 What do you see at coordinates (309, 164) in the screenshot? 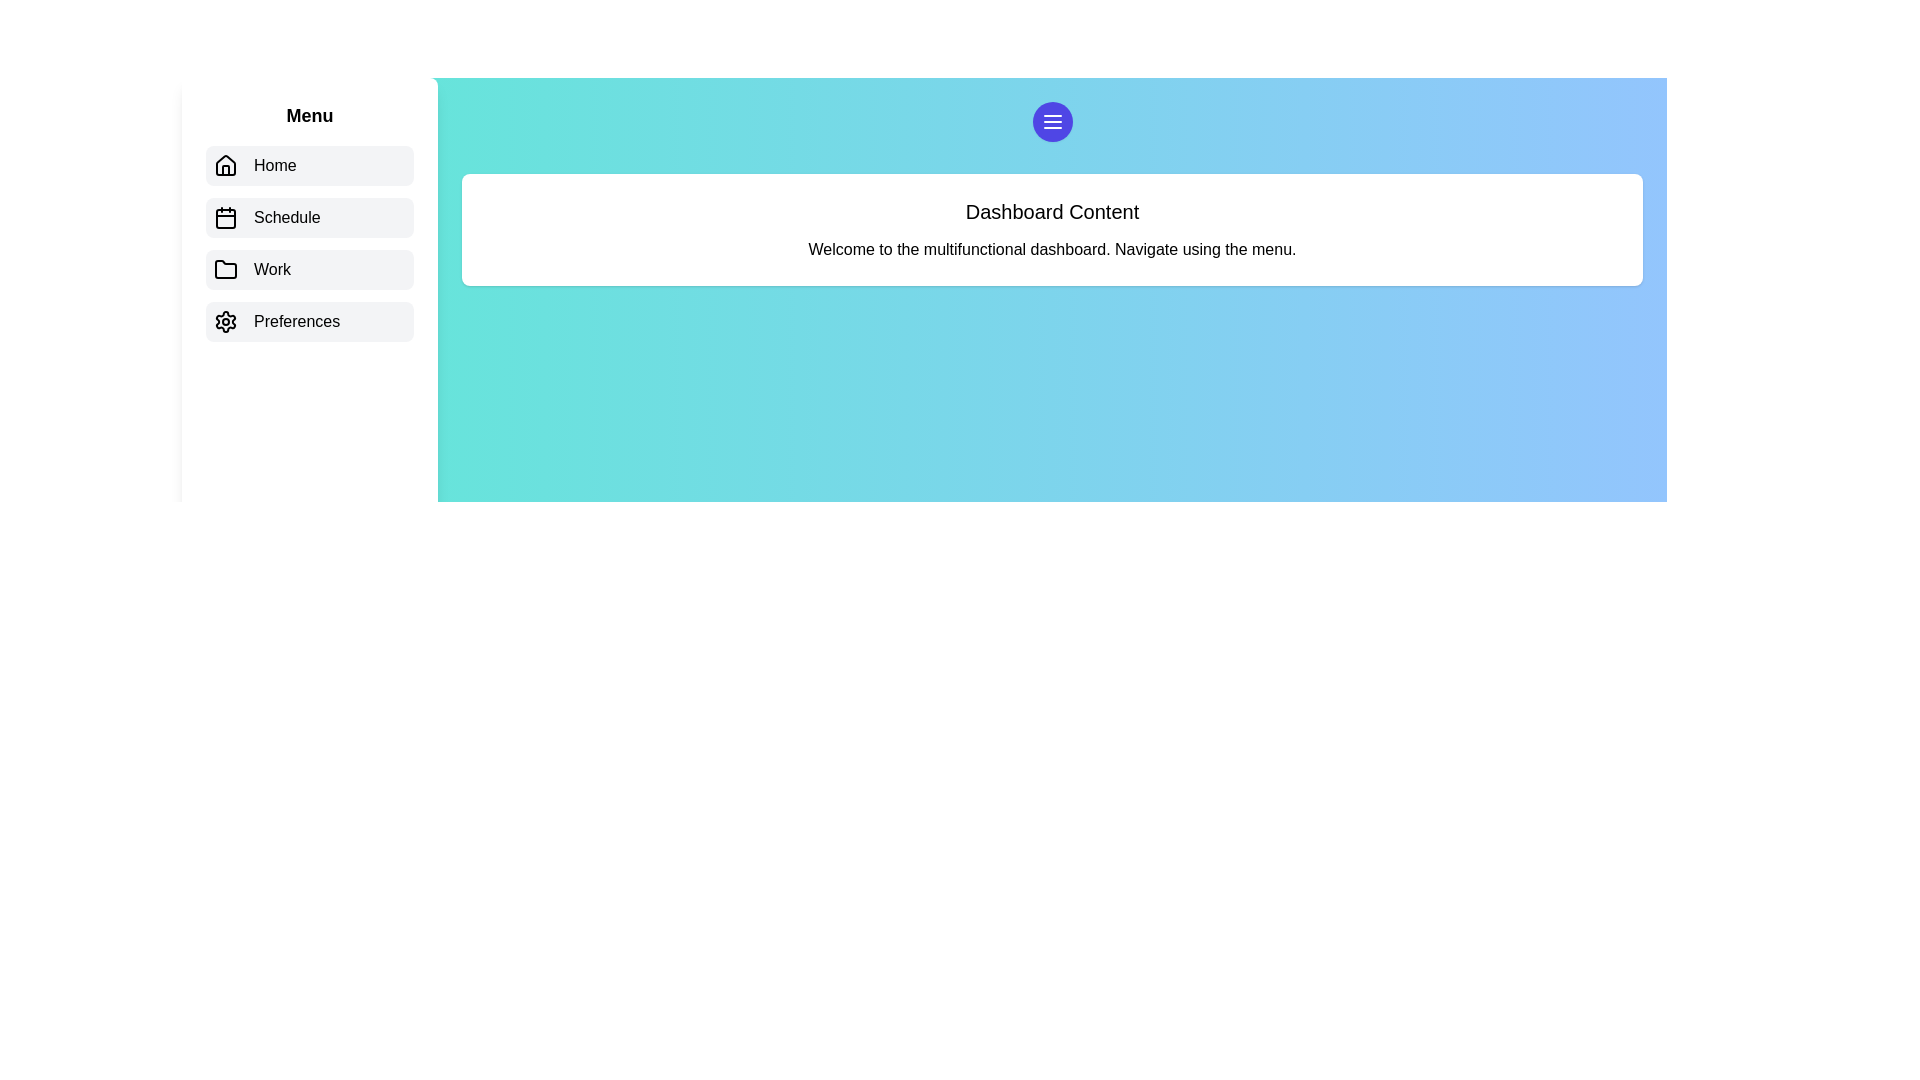
I see `the menu item labeled Home` at bounding box center [309, 164].